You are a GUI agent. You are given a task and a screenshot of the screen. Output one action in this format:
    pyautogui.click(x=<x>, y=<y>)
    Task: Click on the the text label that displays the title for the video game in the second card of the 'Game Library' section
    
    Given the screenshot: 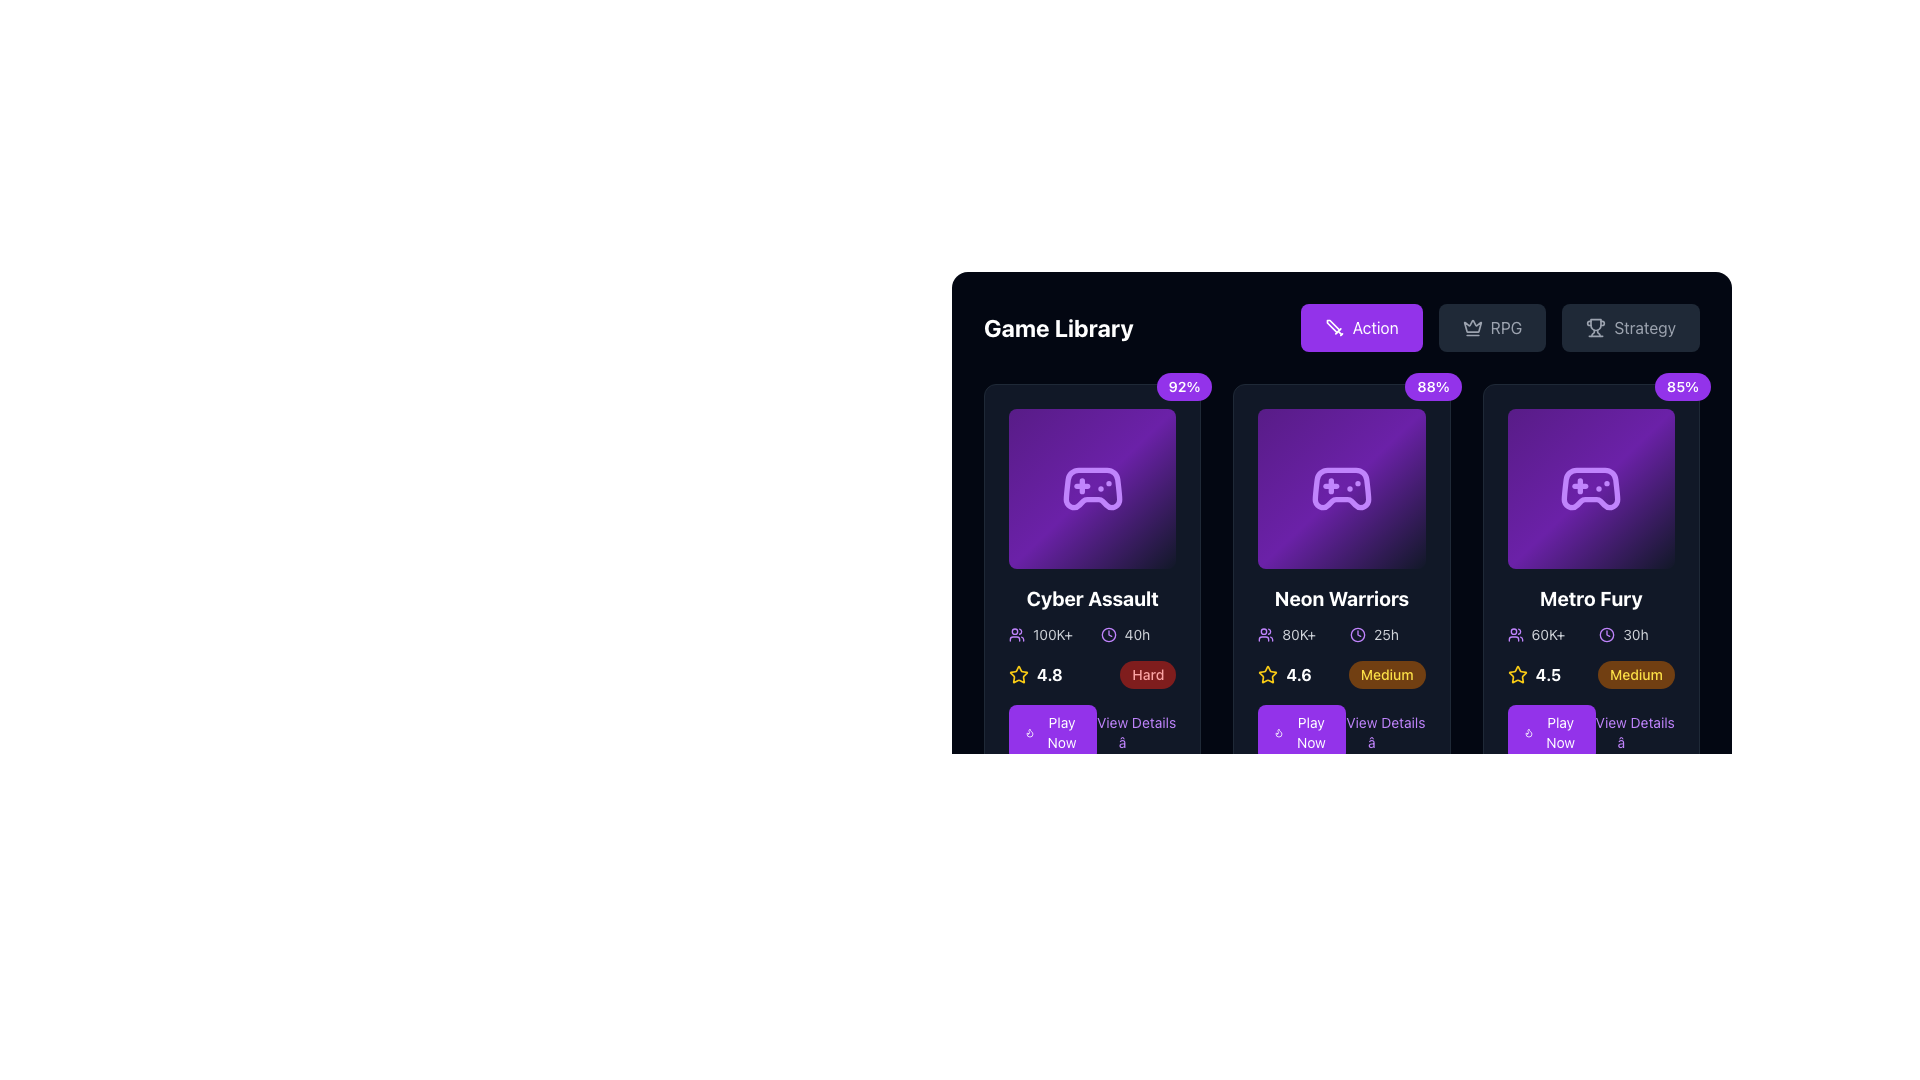 What is the action you would take?
    pyautogui.click(x=1342, y=597)
    